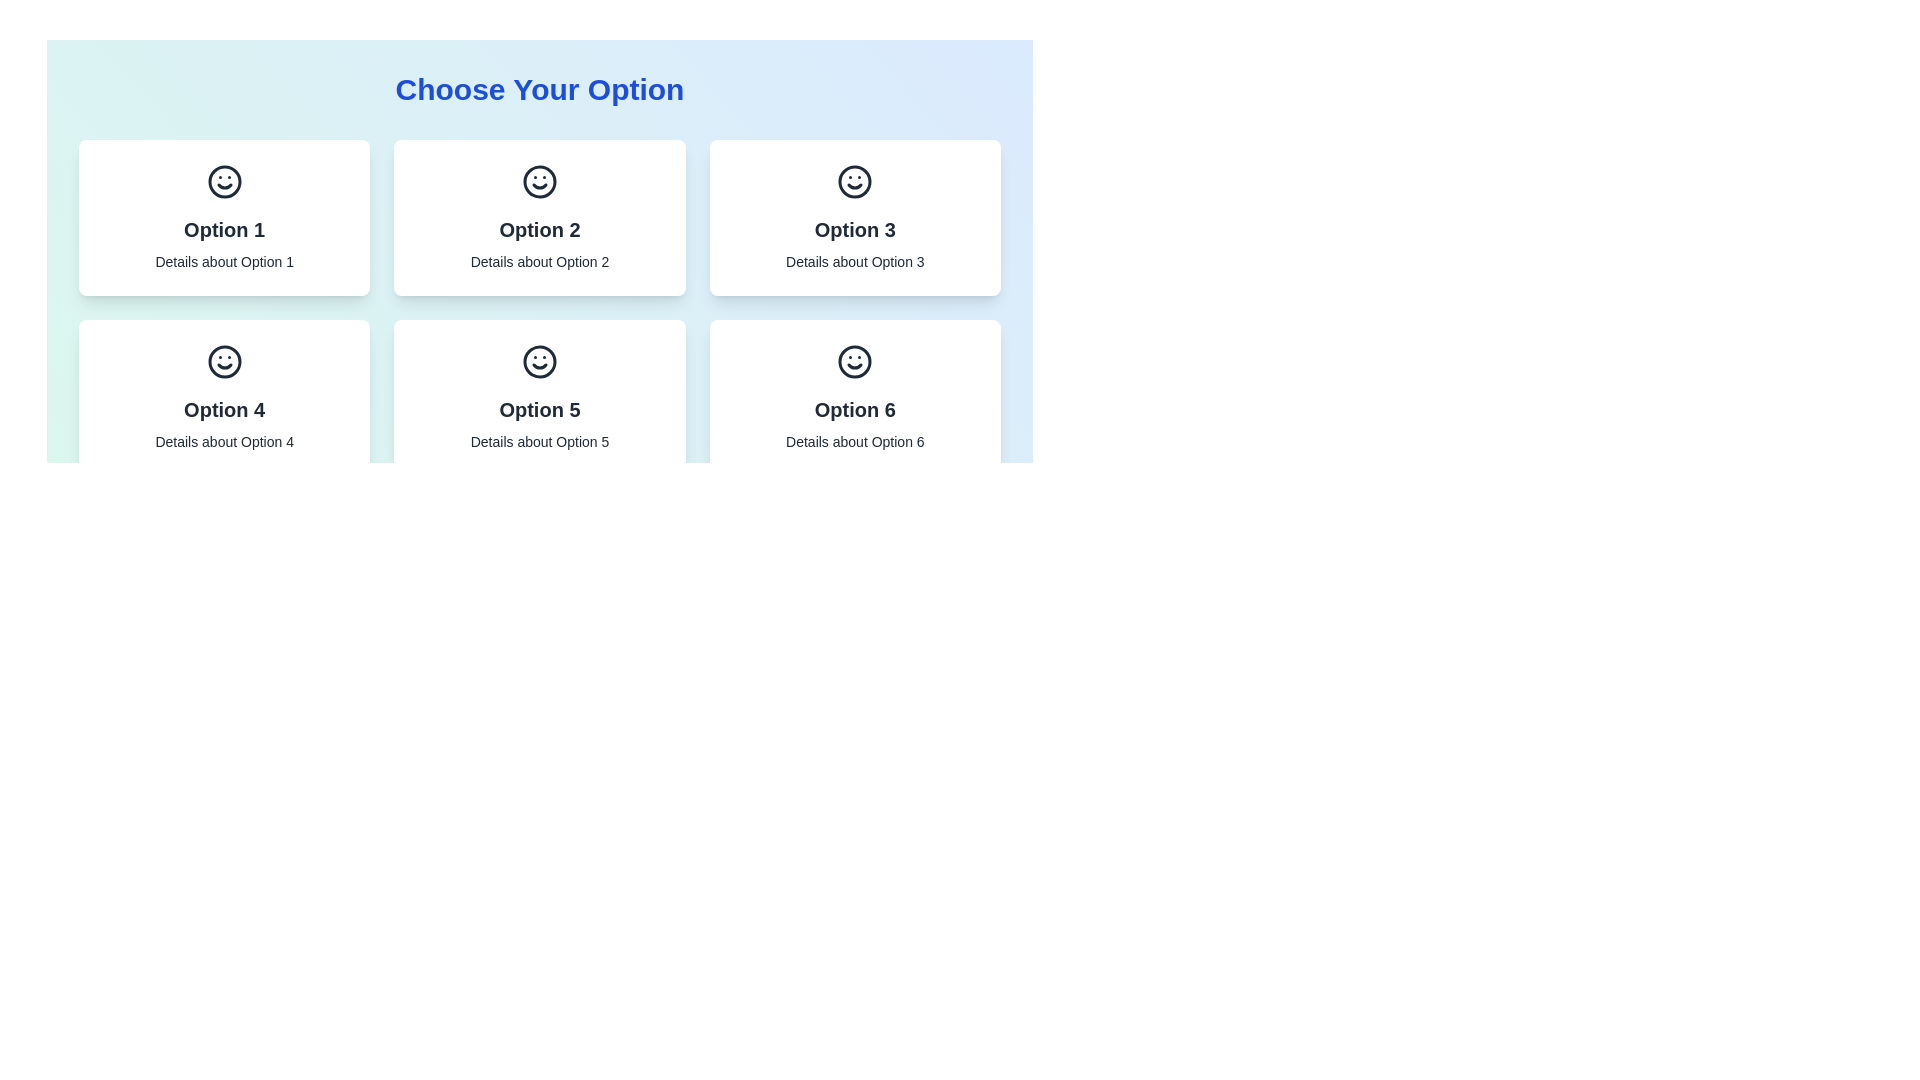 The image size is (1920, 1080). Describe the element at coordinates (855, 181) in the screenshot. I see `the decorative SVG icon representing 'Option 3' located at the top of the card in the first row, third column of the grid` at that location.